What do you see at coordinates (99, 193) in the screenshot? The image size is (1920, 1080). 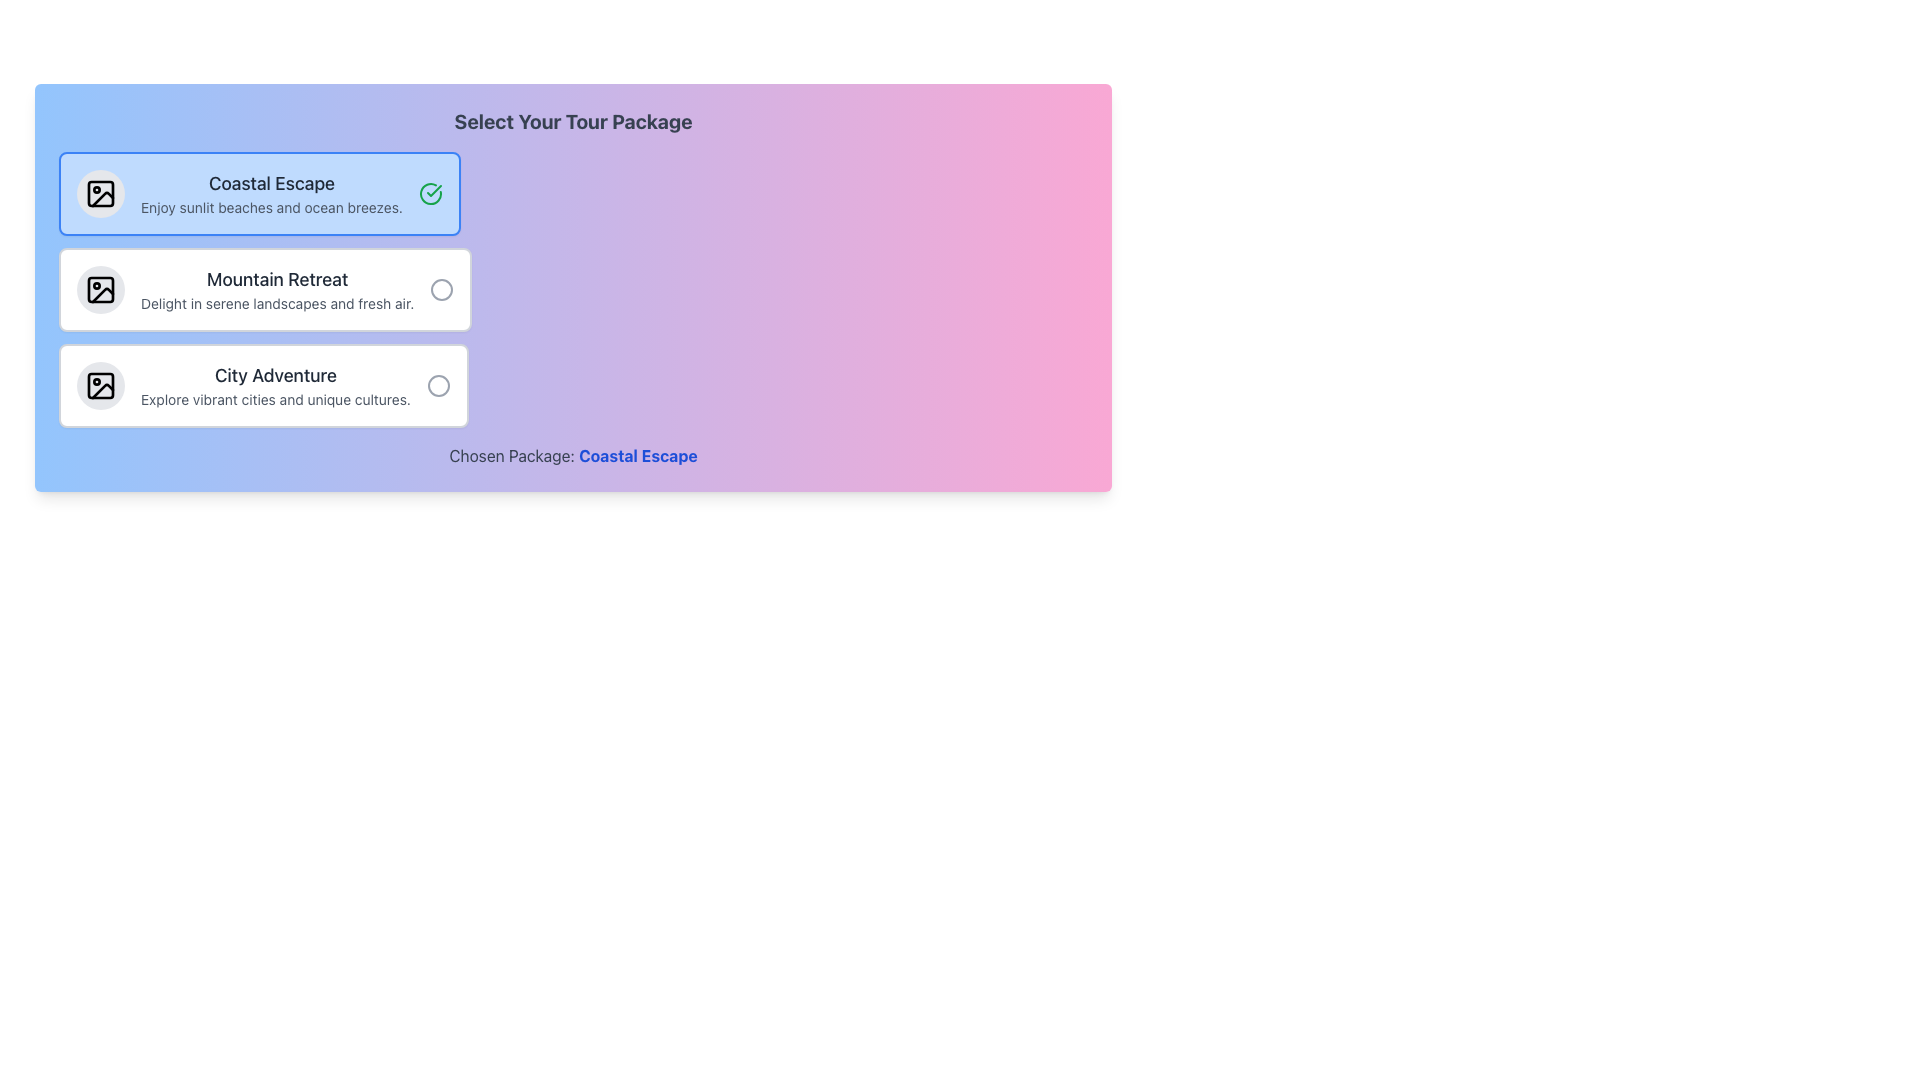 I see `the first icon on the left side of the 'Coastal Escape' tour package option for potential interaction` at bounding box center [99, 193].